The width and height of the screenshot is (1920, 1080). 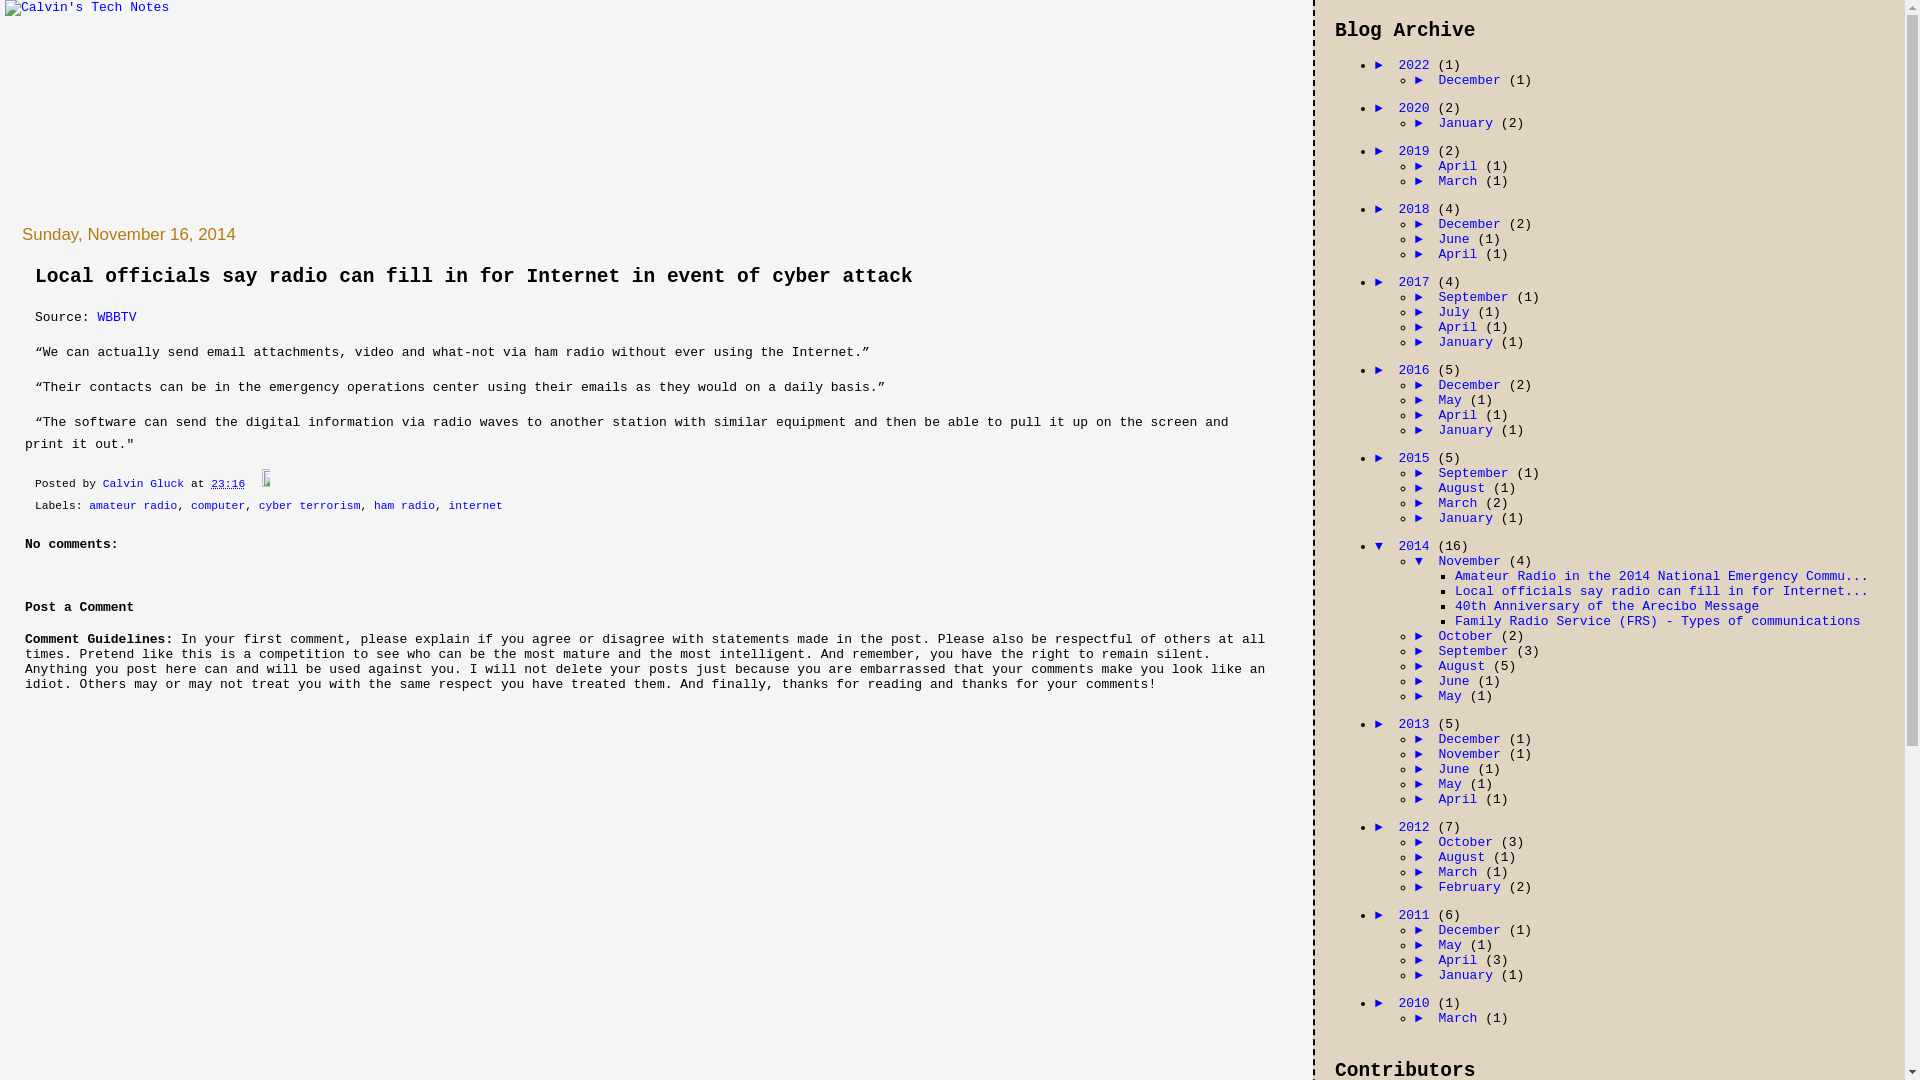 I want to click on 'November', so click(x=1437, y=561).